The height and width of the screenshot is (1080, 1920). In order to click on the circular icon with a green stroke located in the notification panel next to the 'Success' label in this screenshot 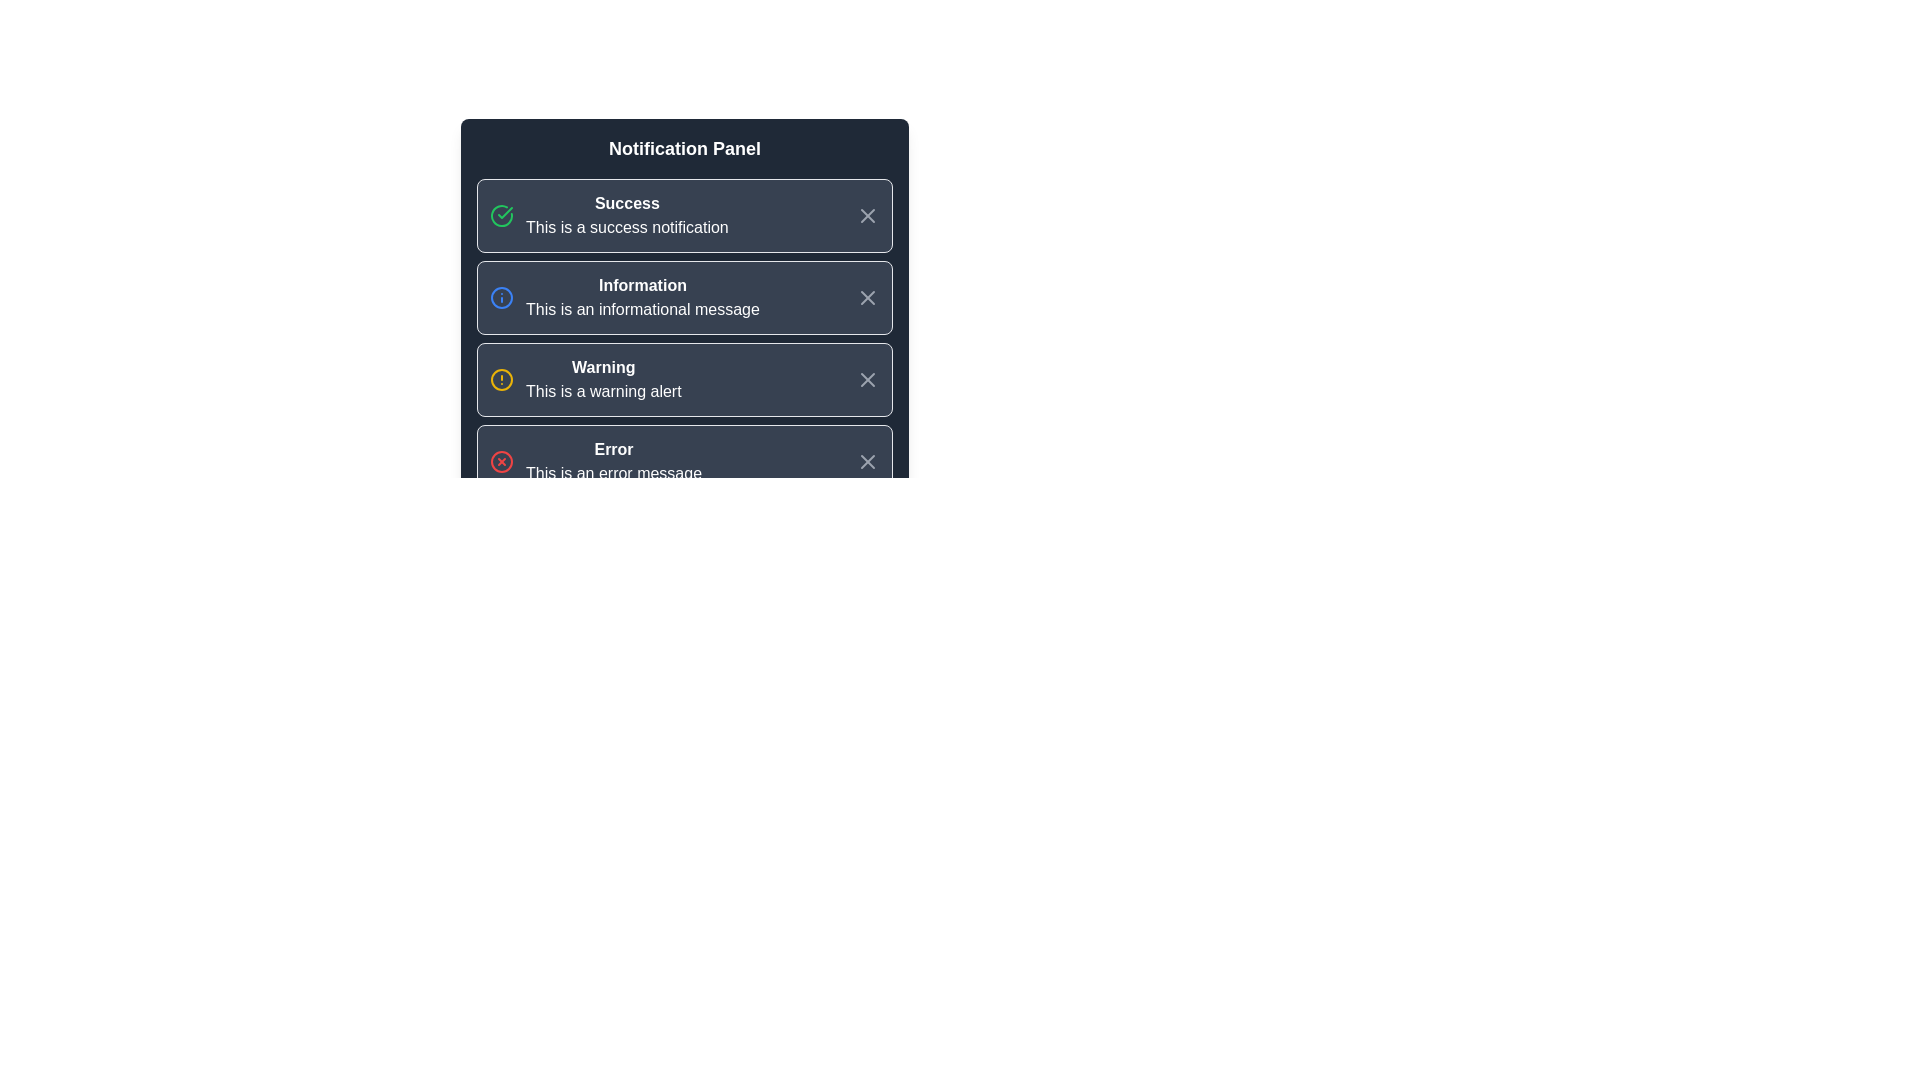, I will do `click(502, 216)`.